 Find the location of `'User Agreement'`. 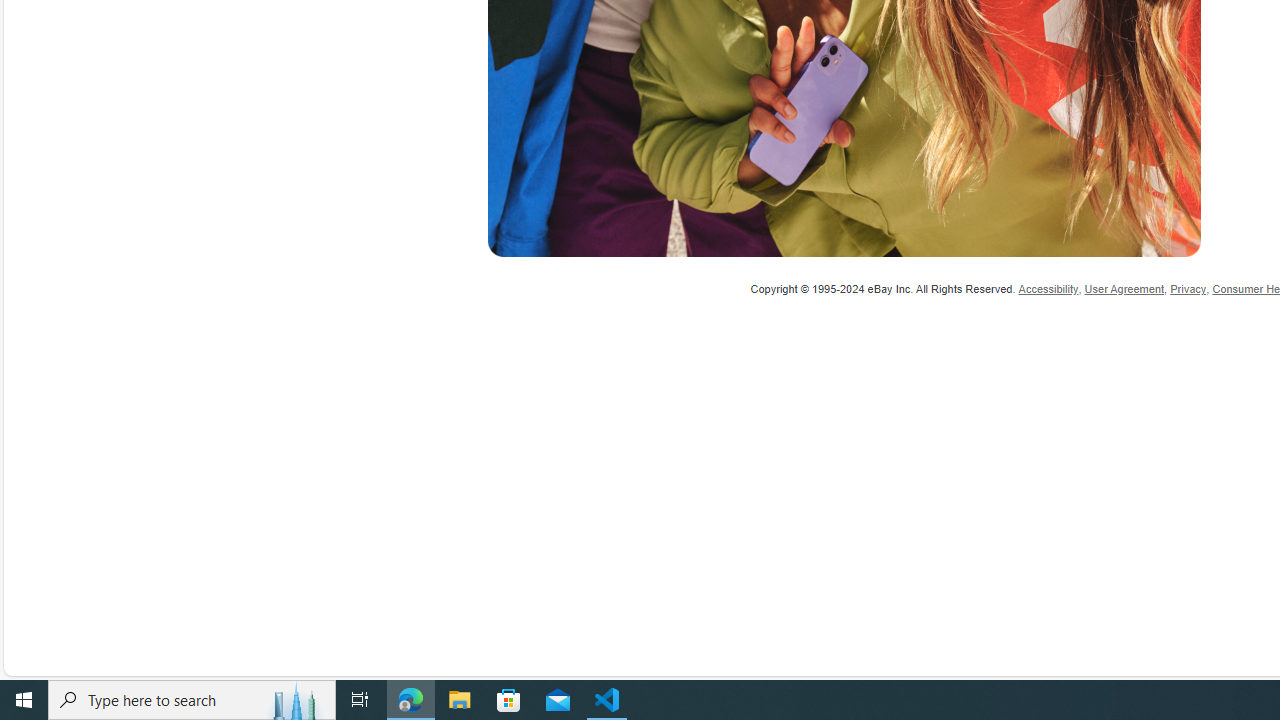

'User Agreement' is located at coordinates (1124, 289).